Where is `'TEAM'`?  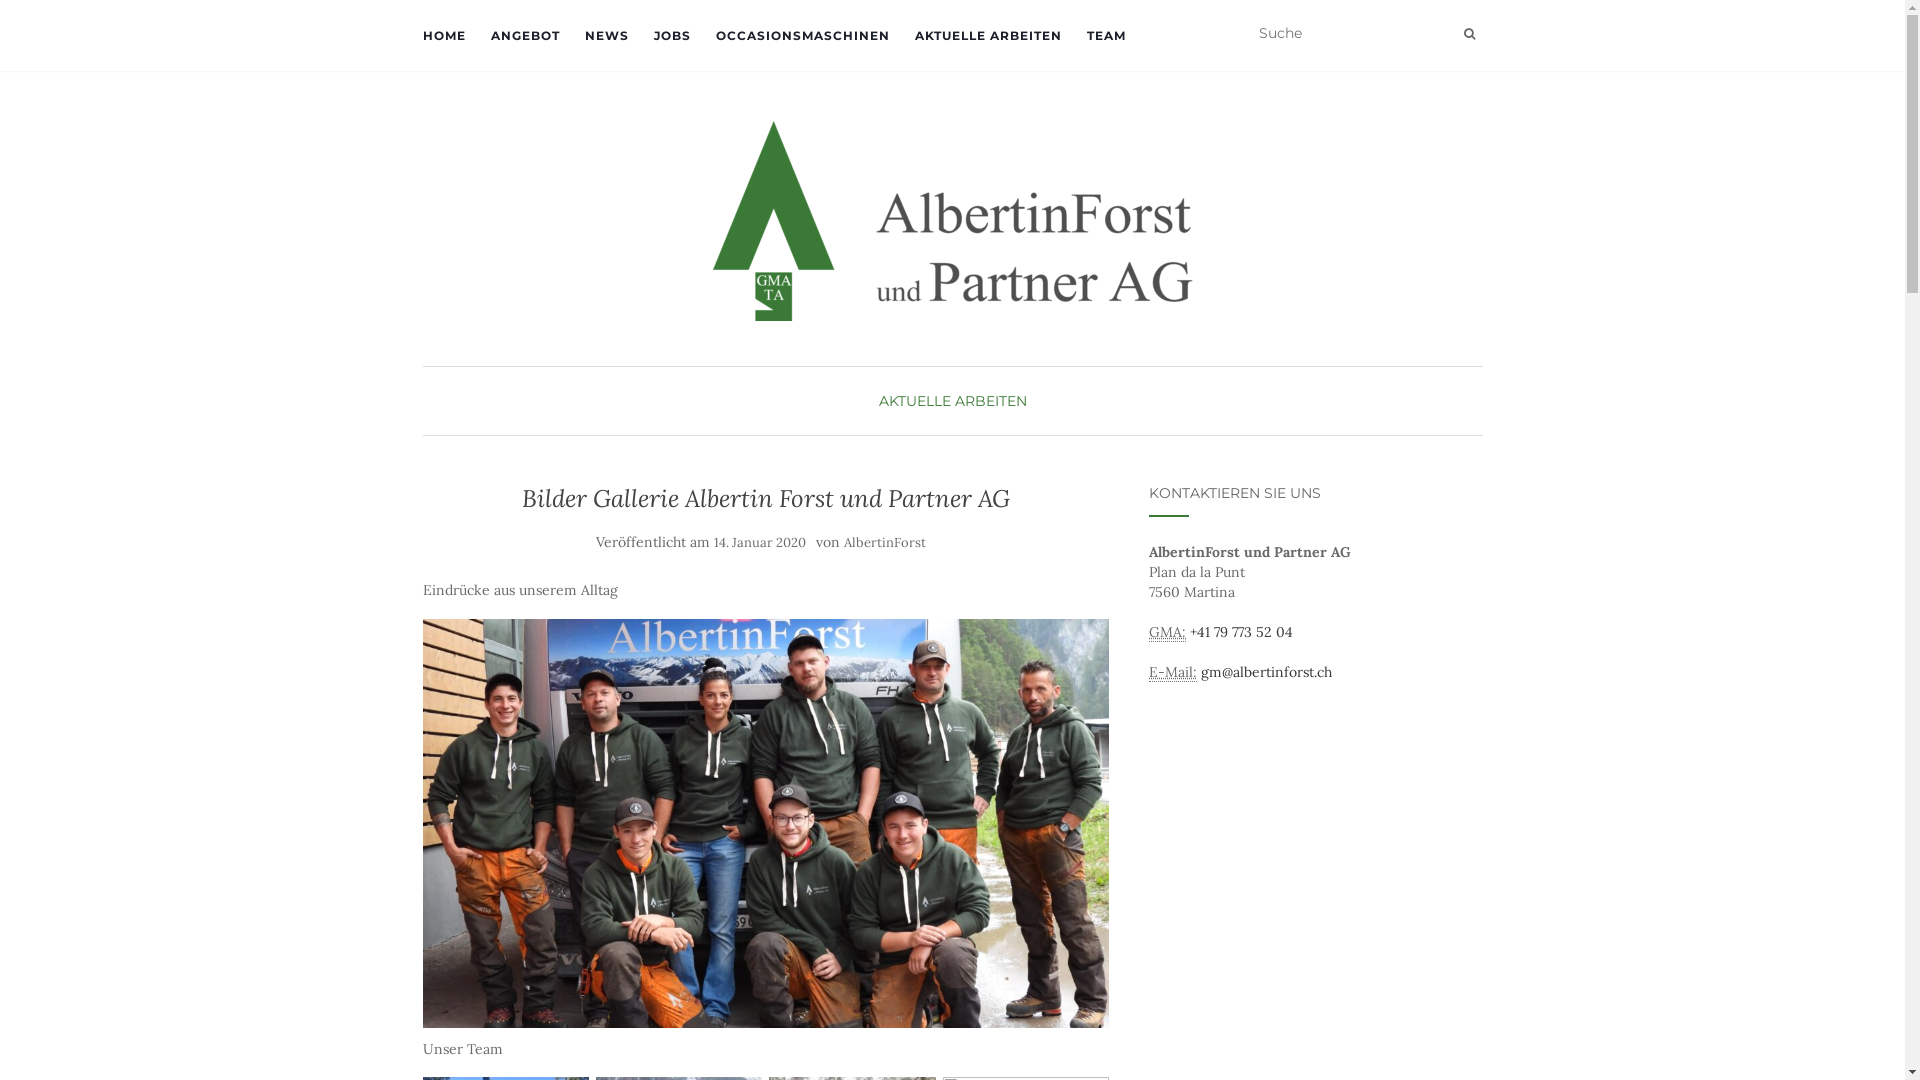
'TEAM' is located at coordinates (1104, 35).